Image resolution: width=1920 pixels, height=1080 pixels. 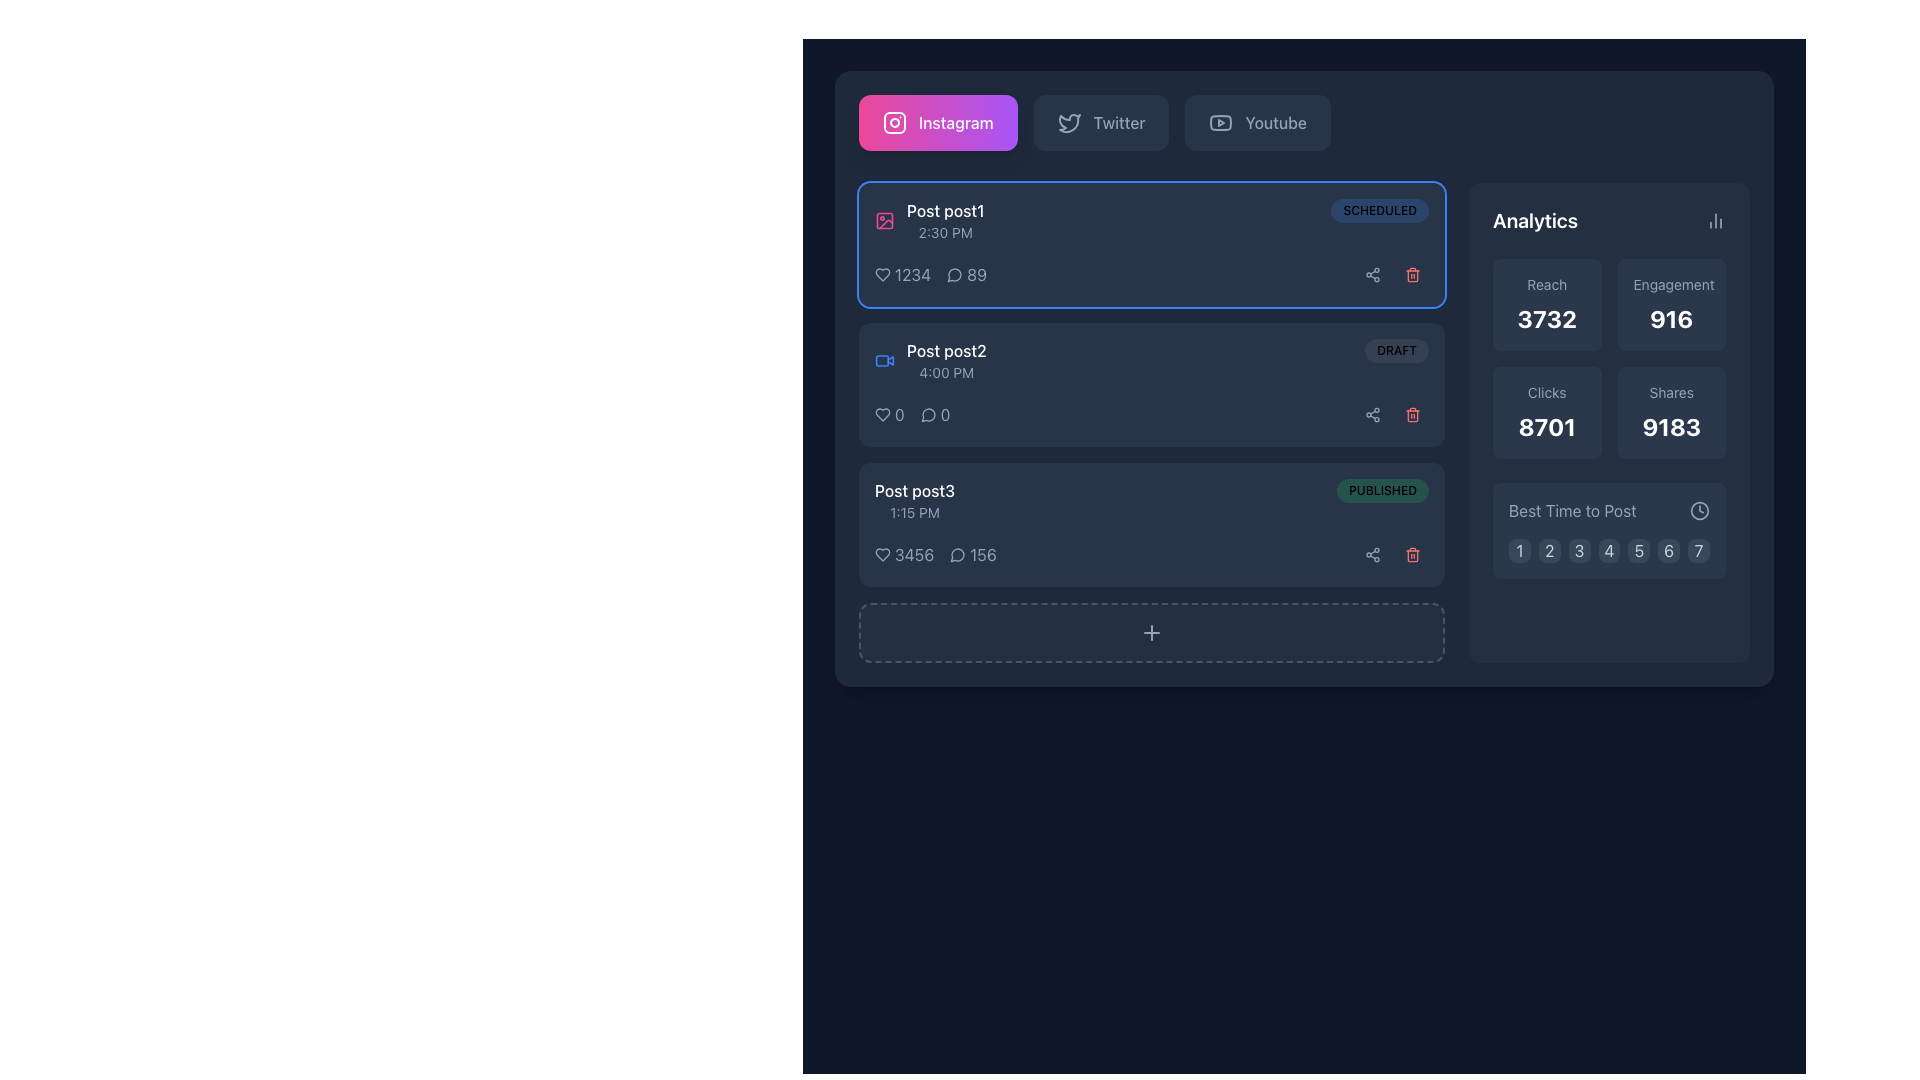 I want to click on the 'delete' icon button located on the right-hand side of the 'Post post3' entry, so click(x=1411, y=555).